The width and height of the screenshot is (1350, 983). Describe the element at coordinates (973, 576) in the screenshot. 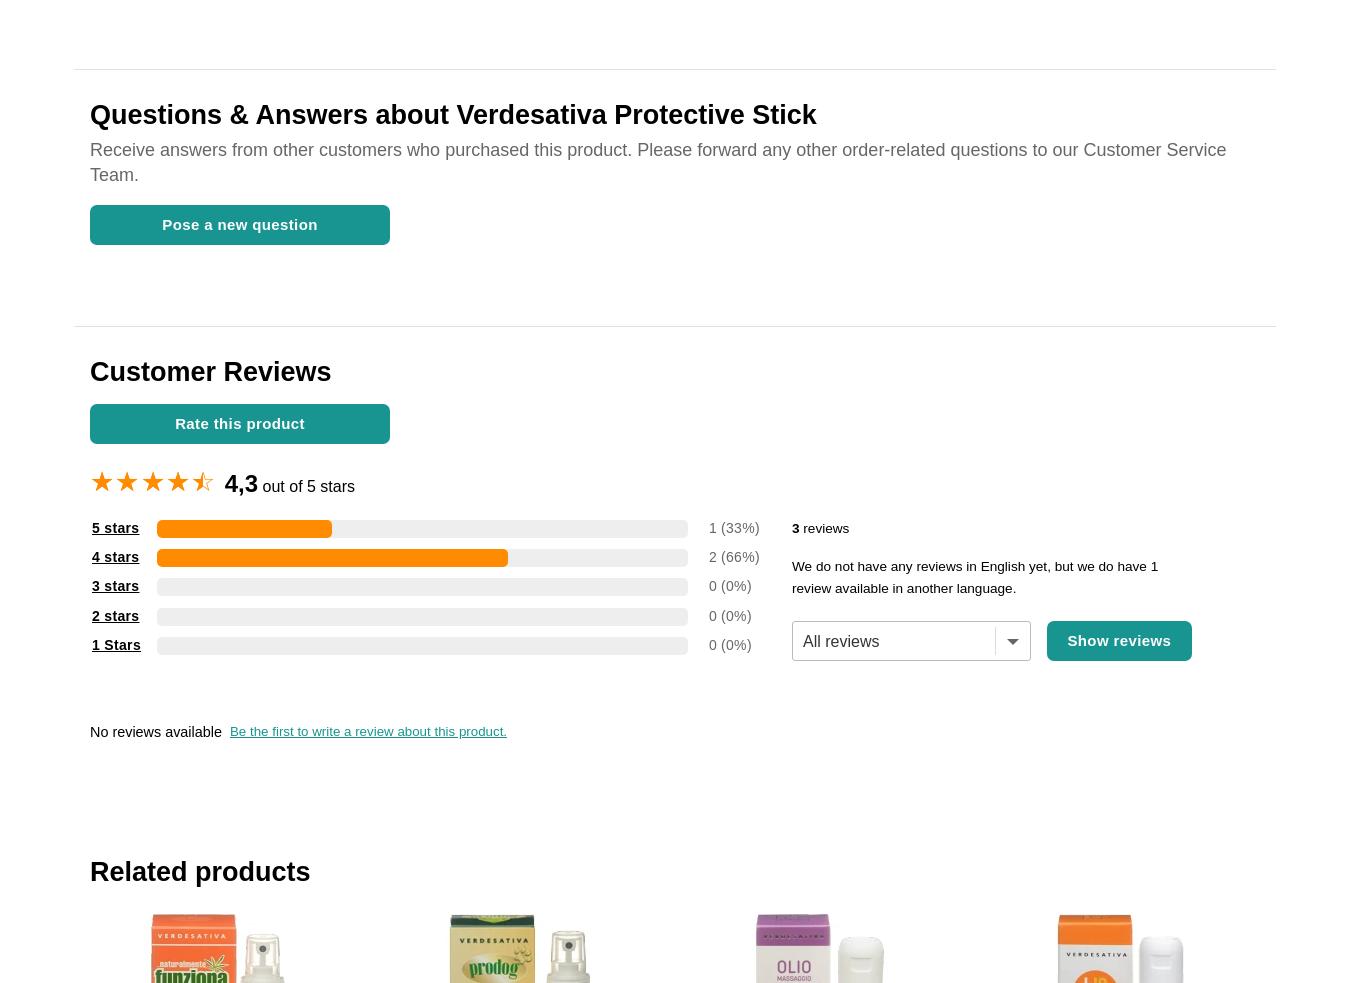

I see `'We do not have any reviews in English yet, but we do have 1 review available in another language.'` at that location.